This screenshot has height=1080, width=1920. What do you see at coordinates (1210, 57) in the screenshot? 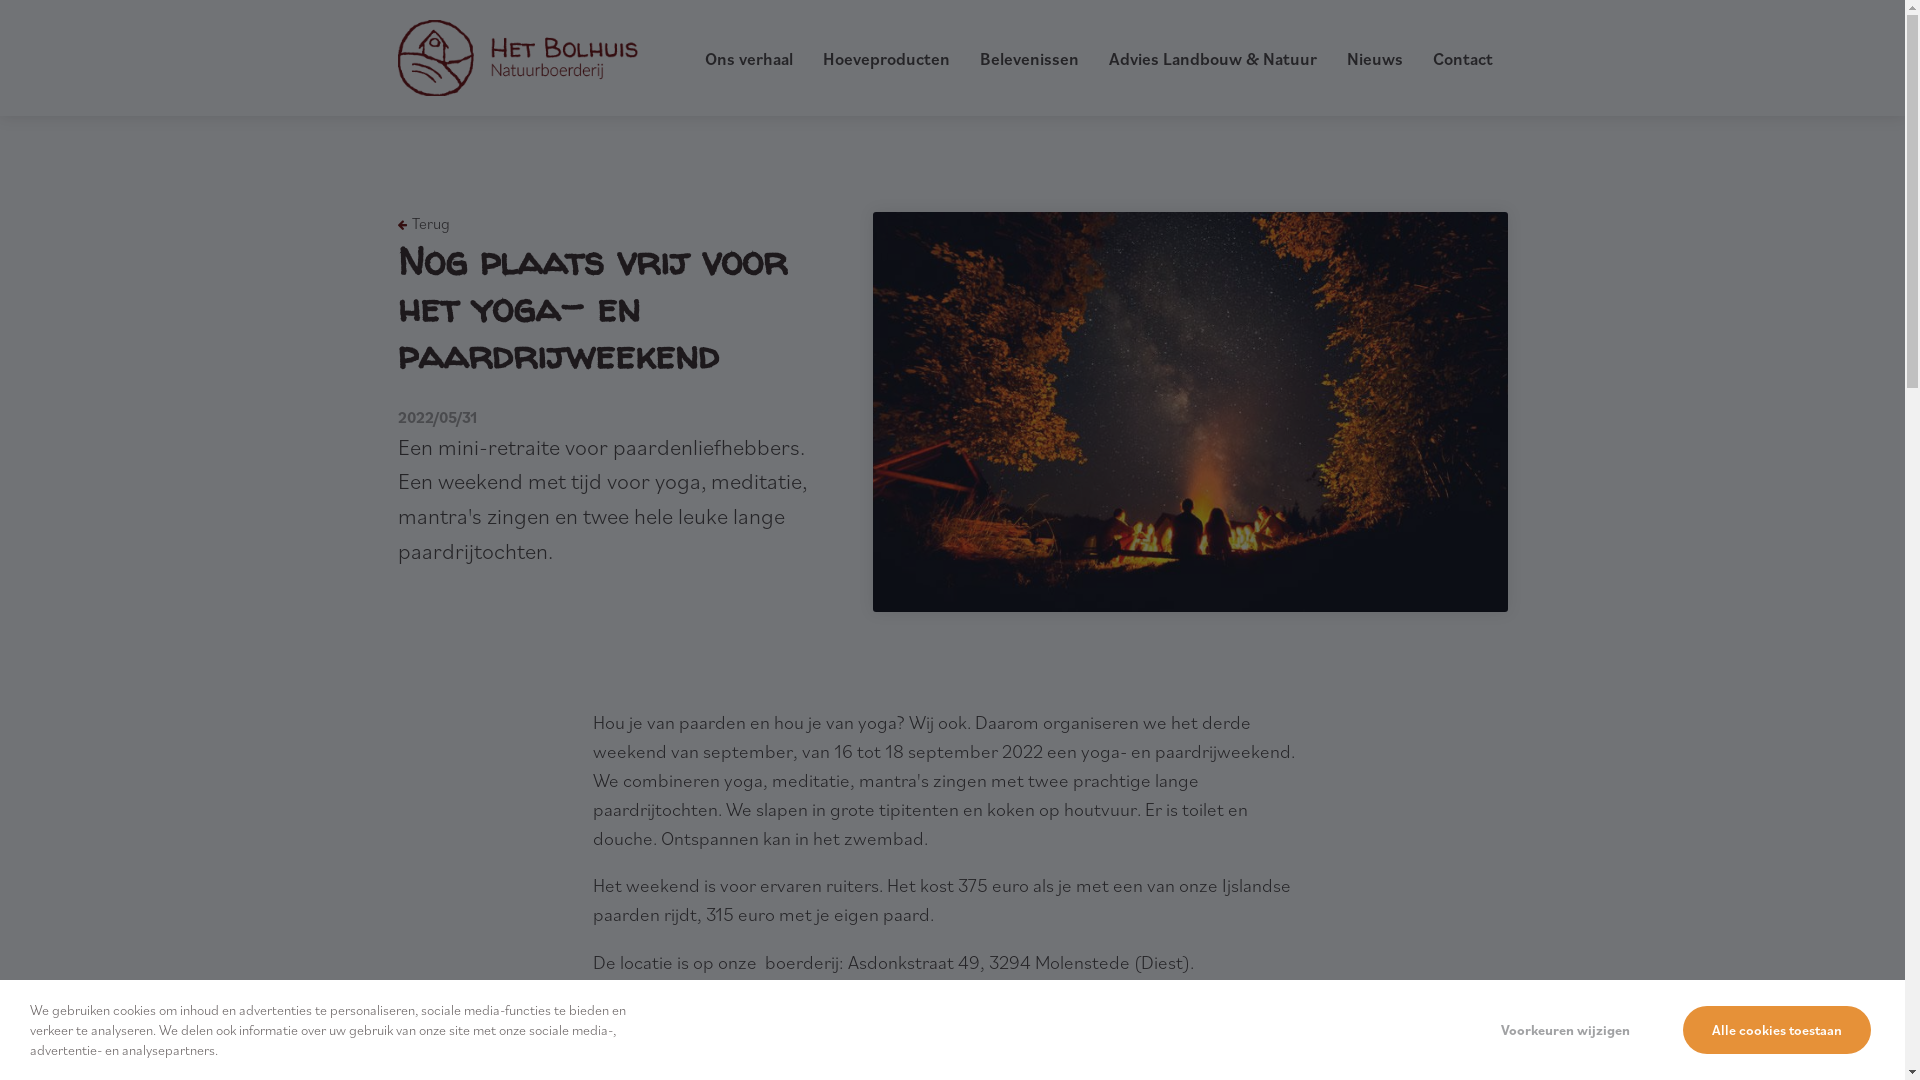
I see `'Advies Landbouw & Natuur'` at bounding box center [1210, 57].